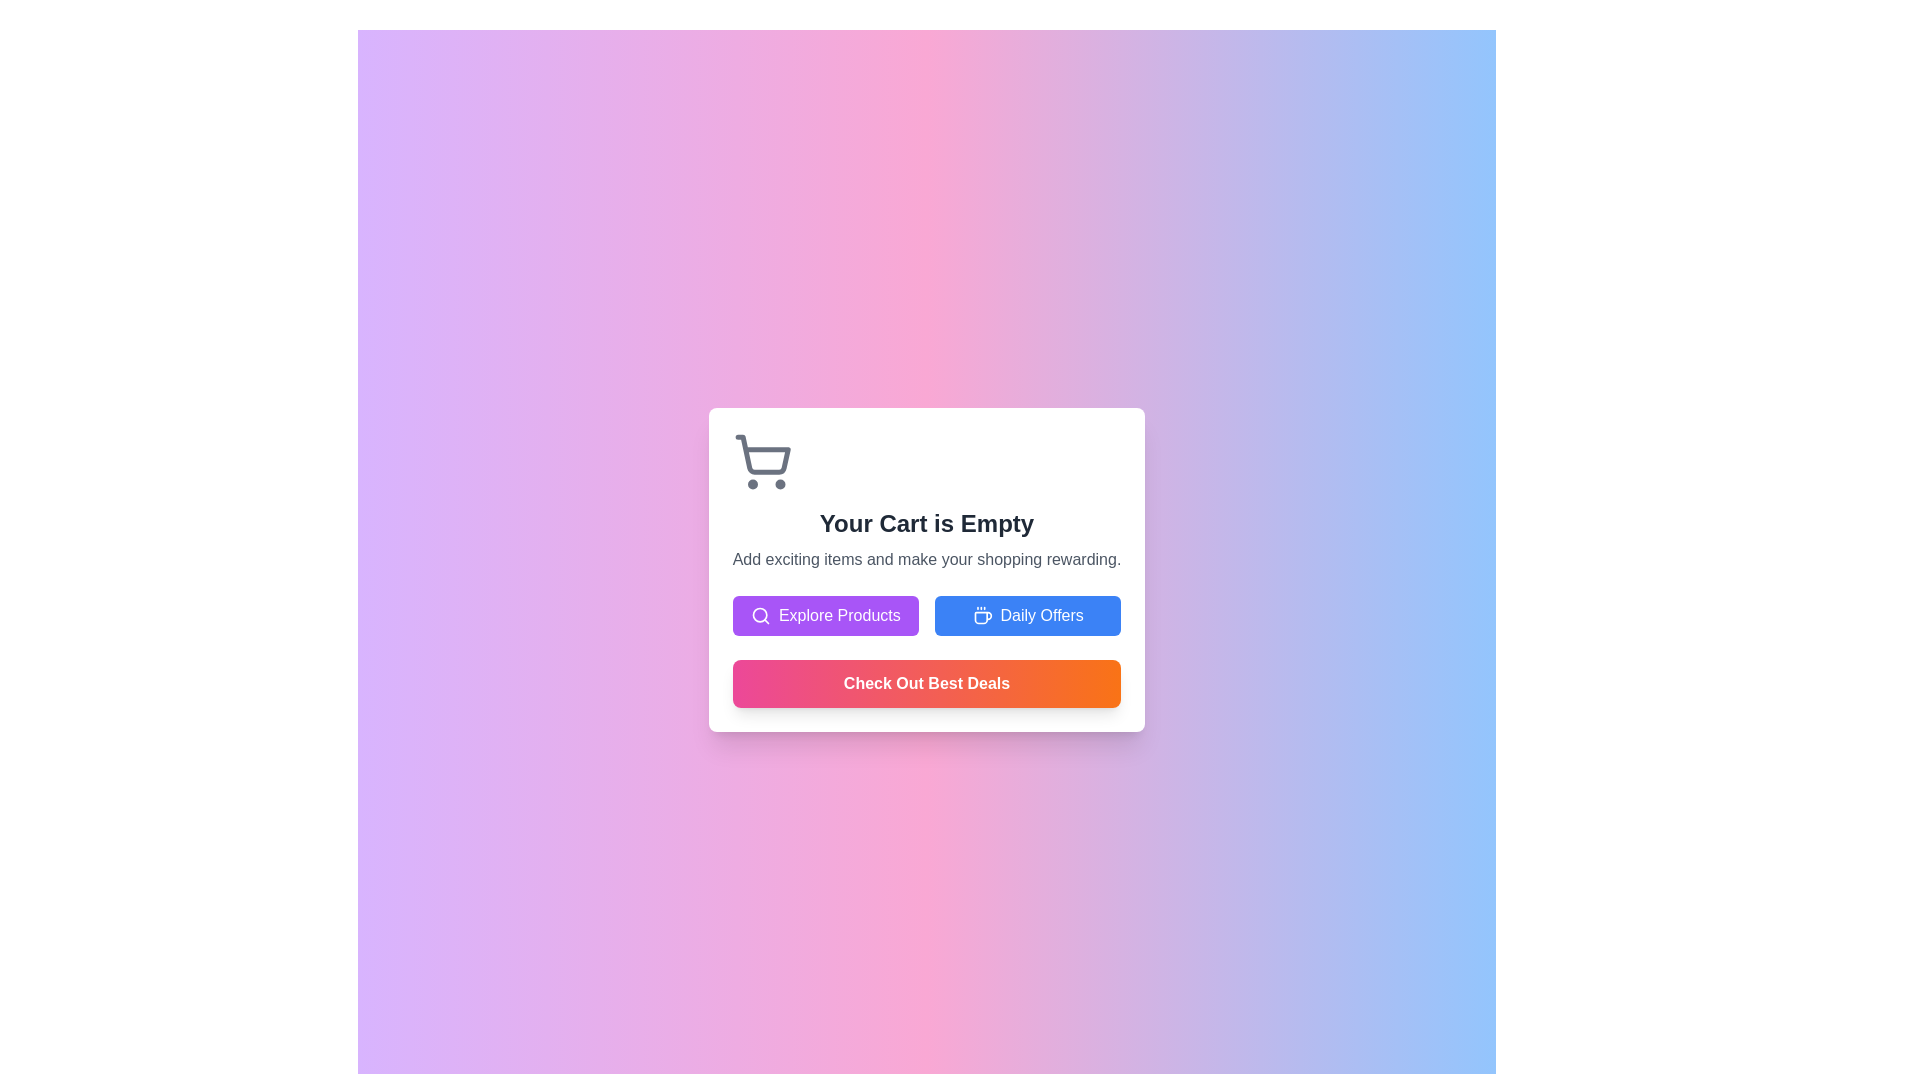 The image size is (1920, 1080). Describe the element at coordinates (925, 615) in the screenshot. I see `the Button Group that provides navigation options for exploring products and daily offers` at that location.